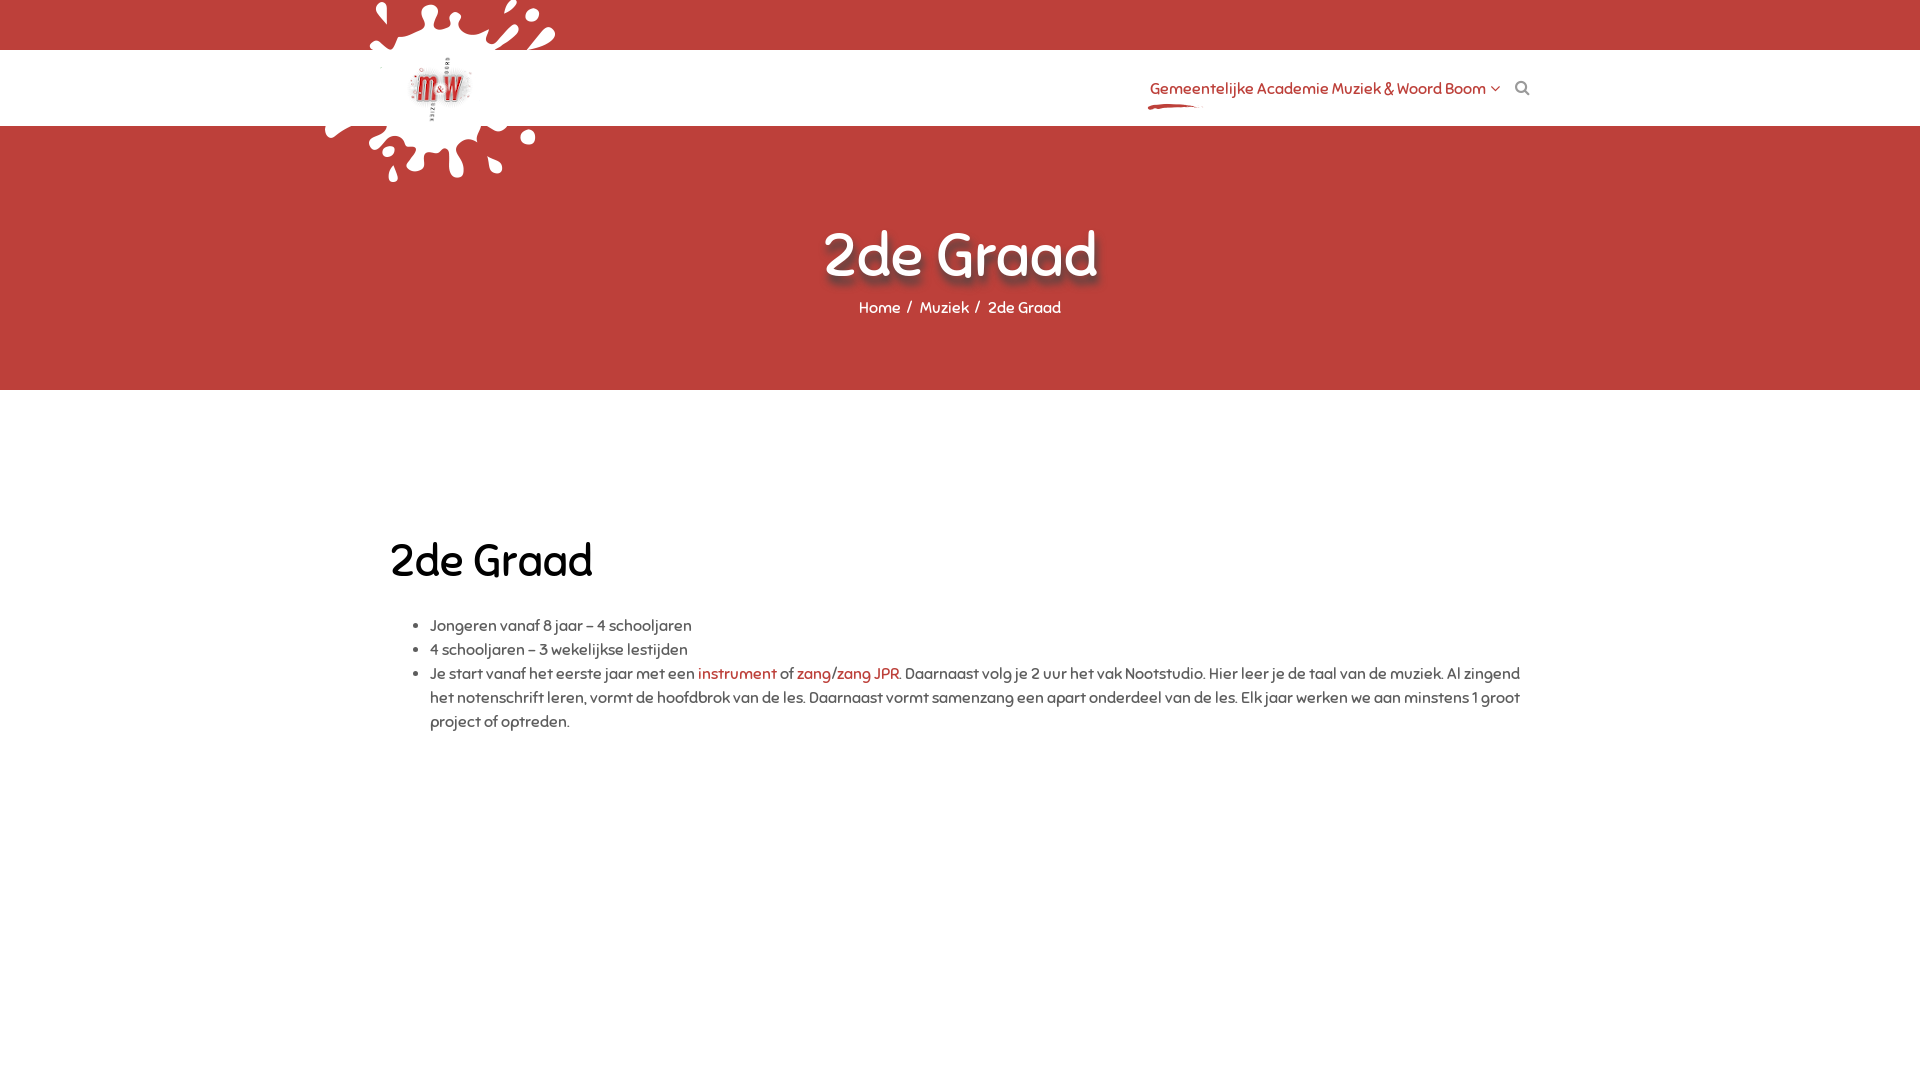 The height and width of the screenshot is (1080, 1920). What do you see at coordinates (943, 308) in the screenshot?
I see `'Muziek'` at bounding box center [943, 308].